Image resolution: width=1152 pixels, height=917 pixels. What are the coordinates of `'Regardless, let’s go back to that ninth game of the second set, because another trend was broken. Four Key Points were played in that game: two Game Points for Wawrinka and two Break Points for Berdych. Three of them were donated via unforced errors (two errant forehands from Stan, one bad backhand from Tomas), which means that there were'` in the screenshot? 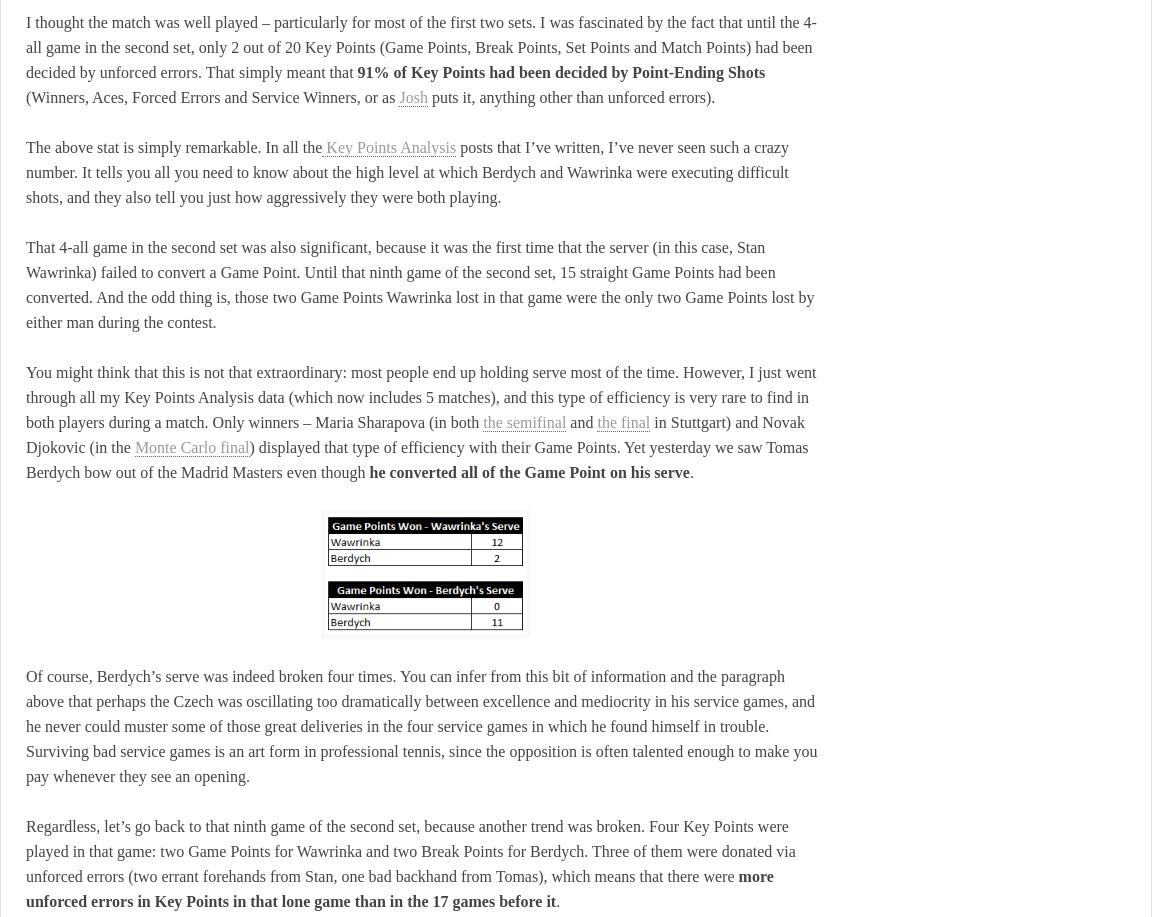 It's located at (409, 851).